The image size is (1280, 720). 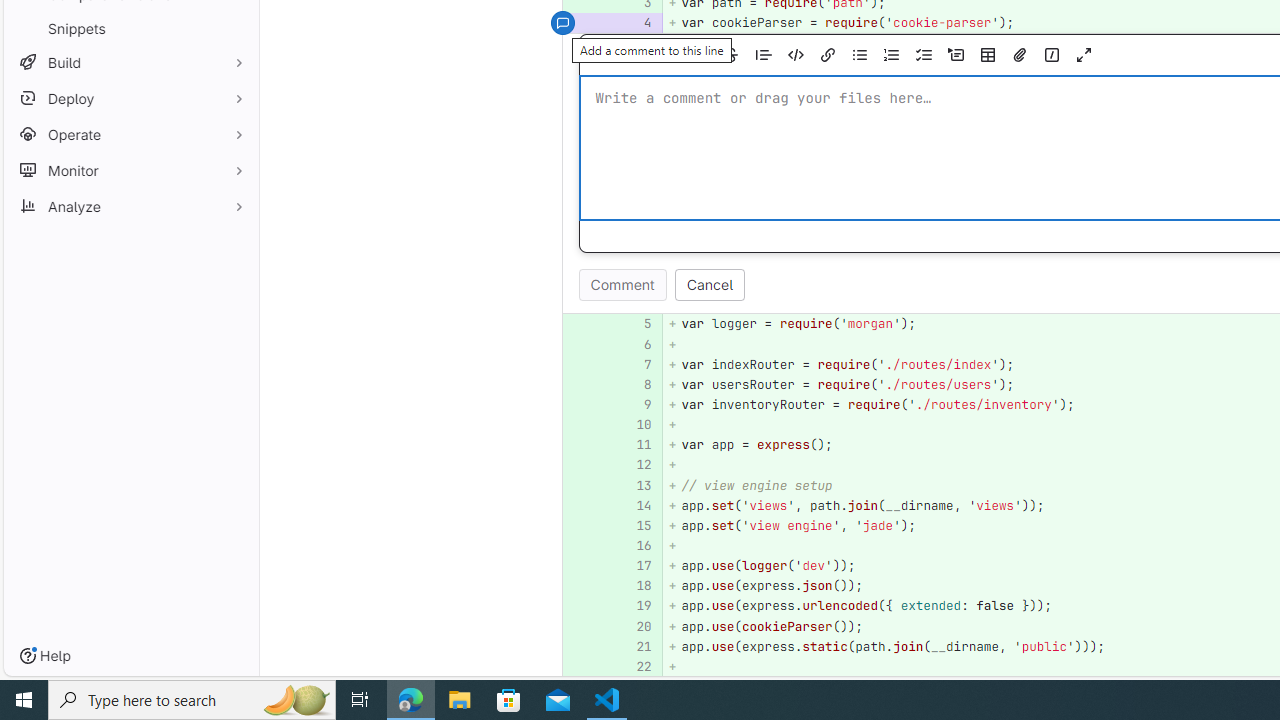 I want to click on 'Add a collapsible section', so click(x=955, y=54).